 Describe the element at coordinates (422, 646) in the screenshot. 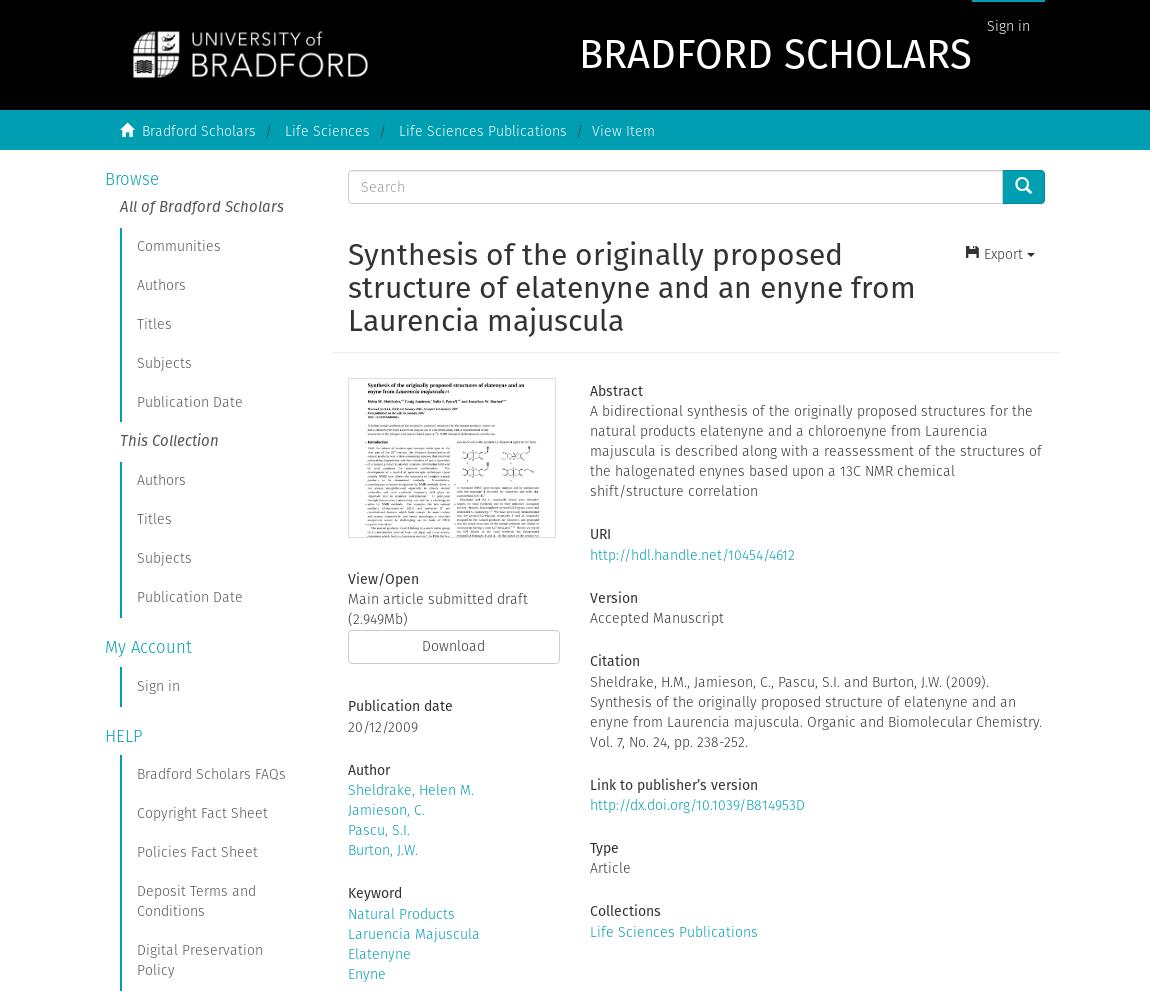

I see `'Download'` at that location.